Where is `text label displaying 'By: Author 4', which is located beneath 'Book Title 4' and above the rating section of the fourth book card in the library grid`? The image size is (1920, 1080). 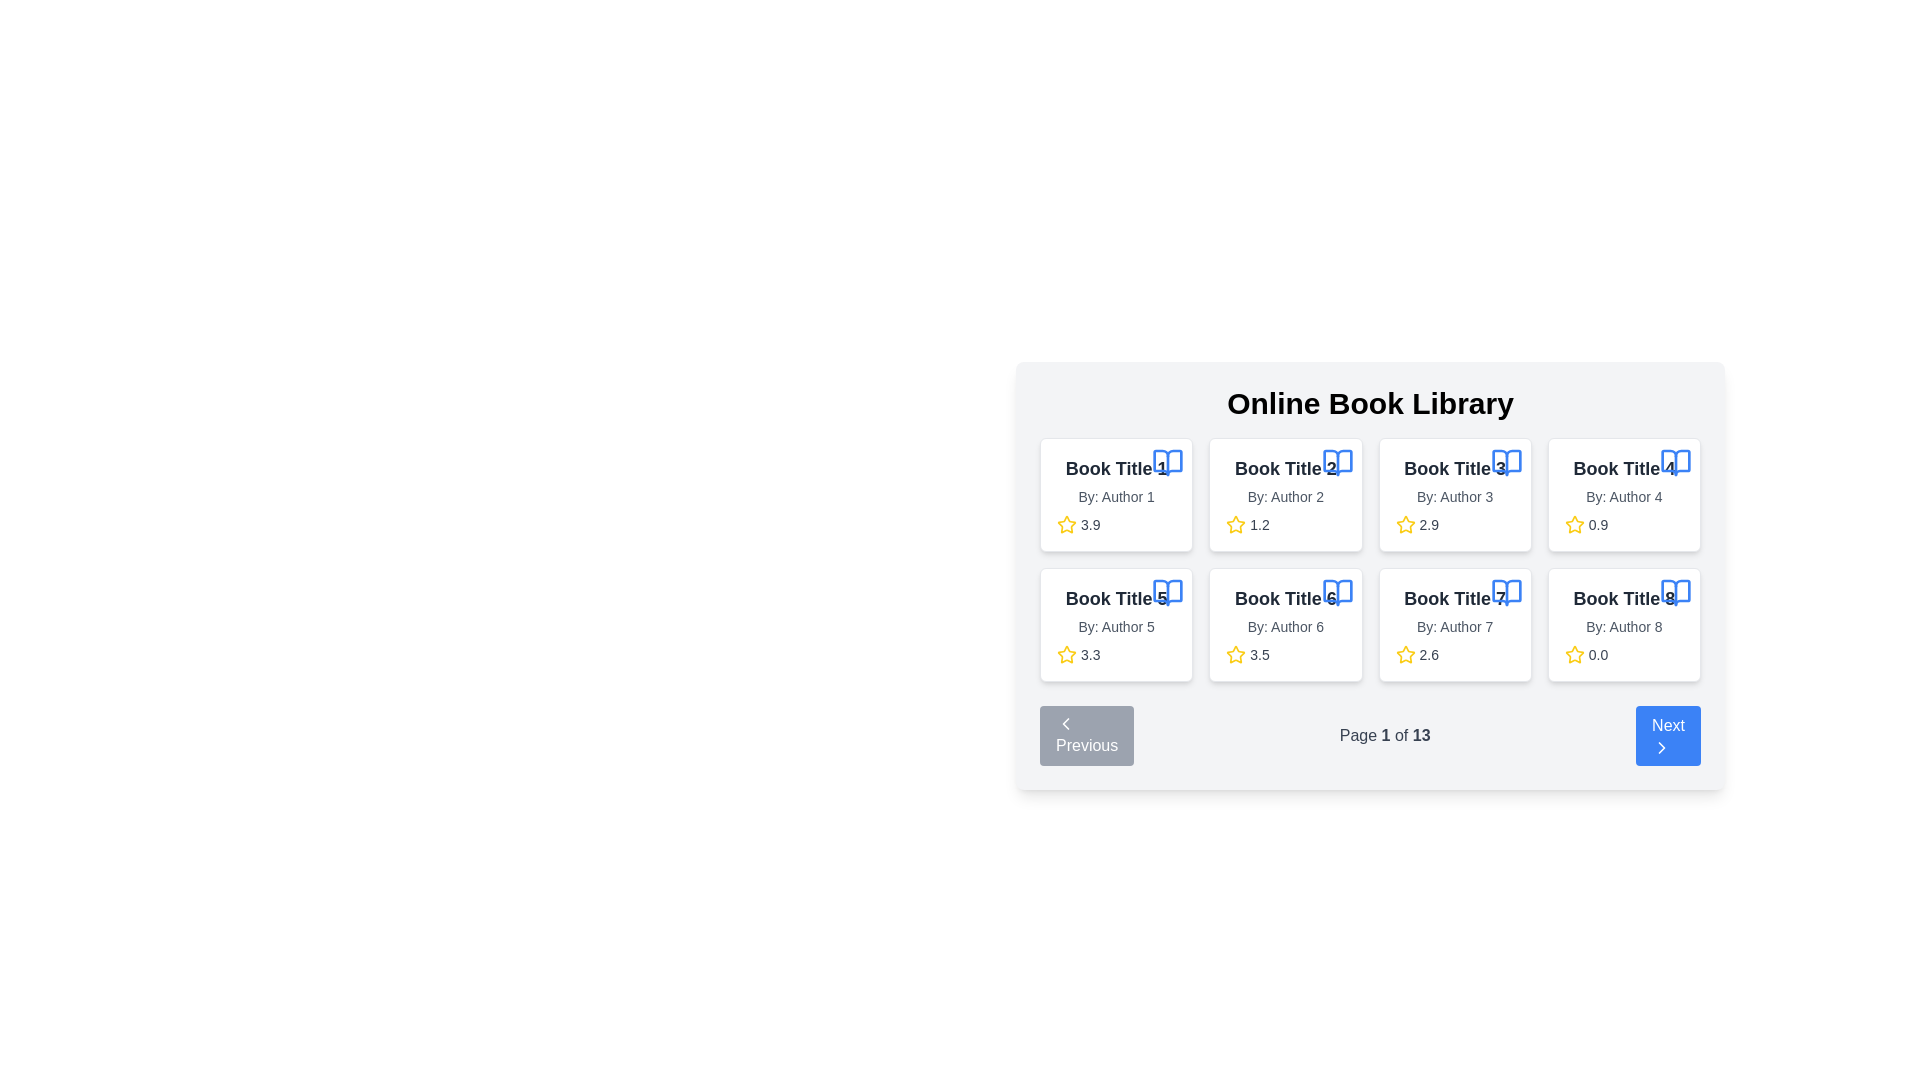 text label displaying 'By: Author 4', which is located beneath 'Book Title 4' and above the rating section of the fourth book card in the library grid is located at coordinates (1624, 496).